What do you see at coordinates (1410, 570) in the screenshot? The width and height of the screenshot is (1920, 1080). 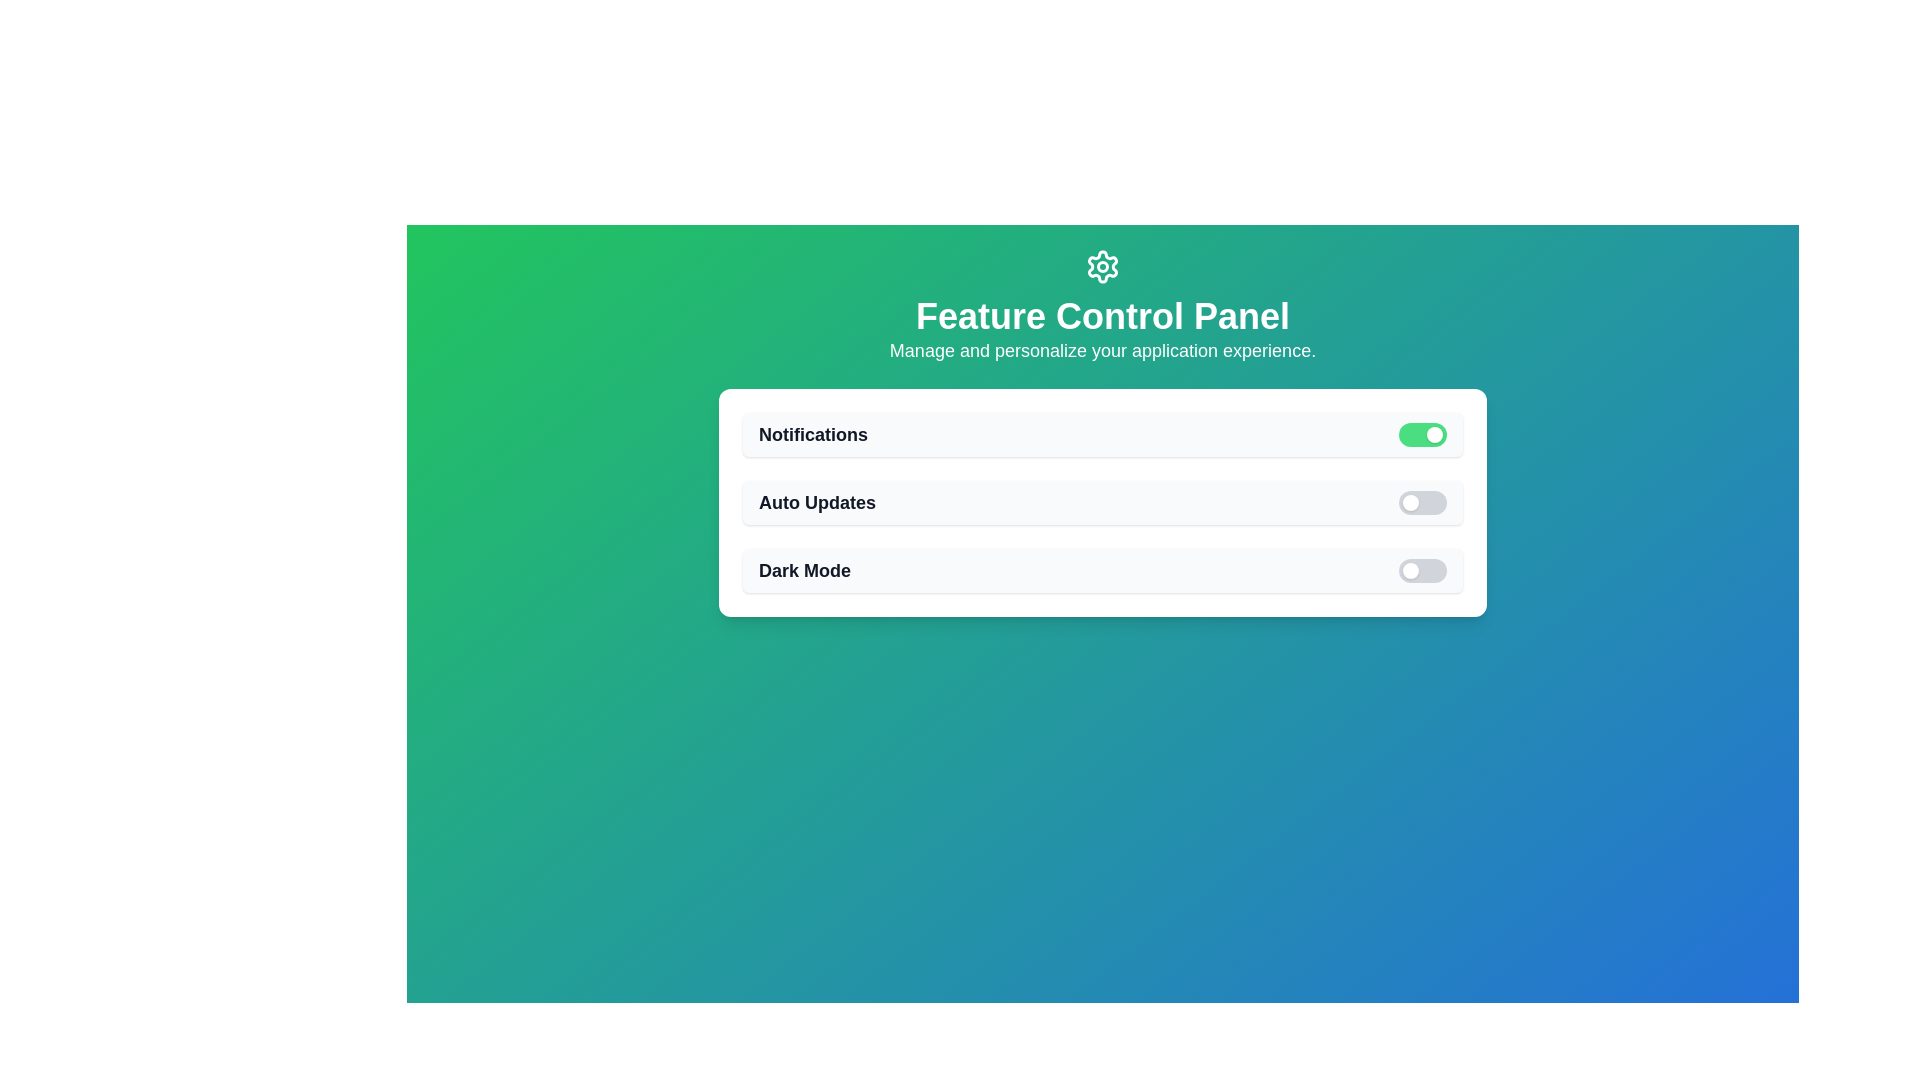 I see `the circular toggle indicator within the toggle switch located in the 'Feature Control Panel' section` at bounding box center [1410, 570].